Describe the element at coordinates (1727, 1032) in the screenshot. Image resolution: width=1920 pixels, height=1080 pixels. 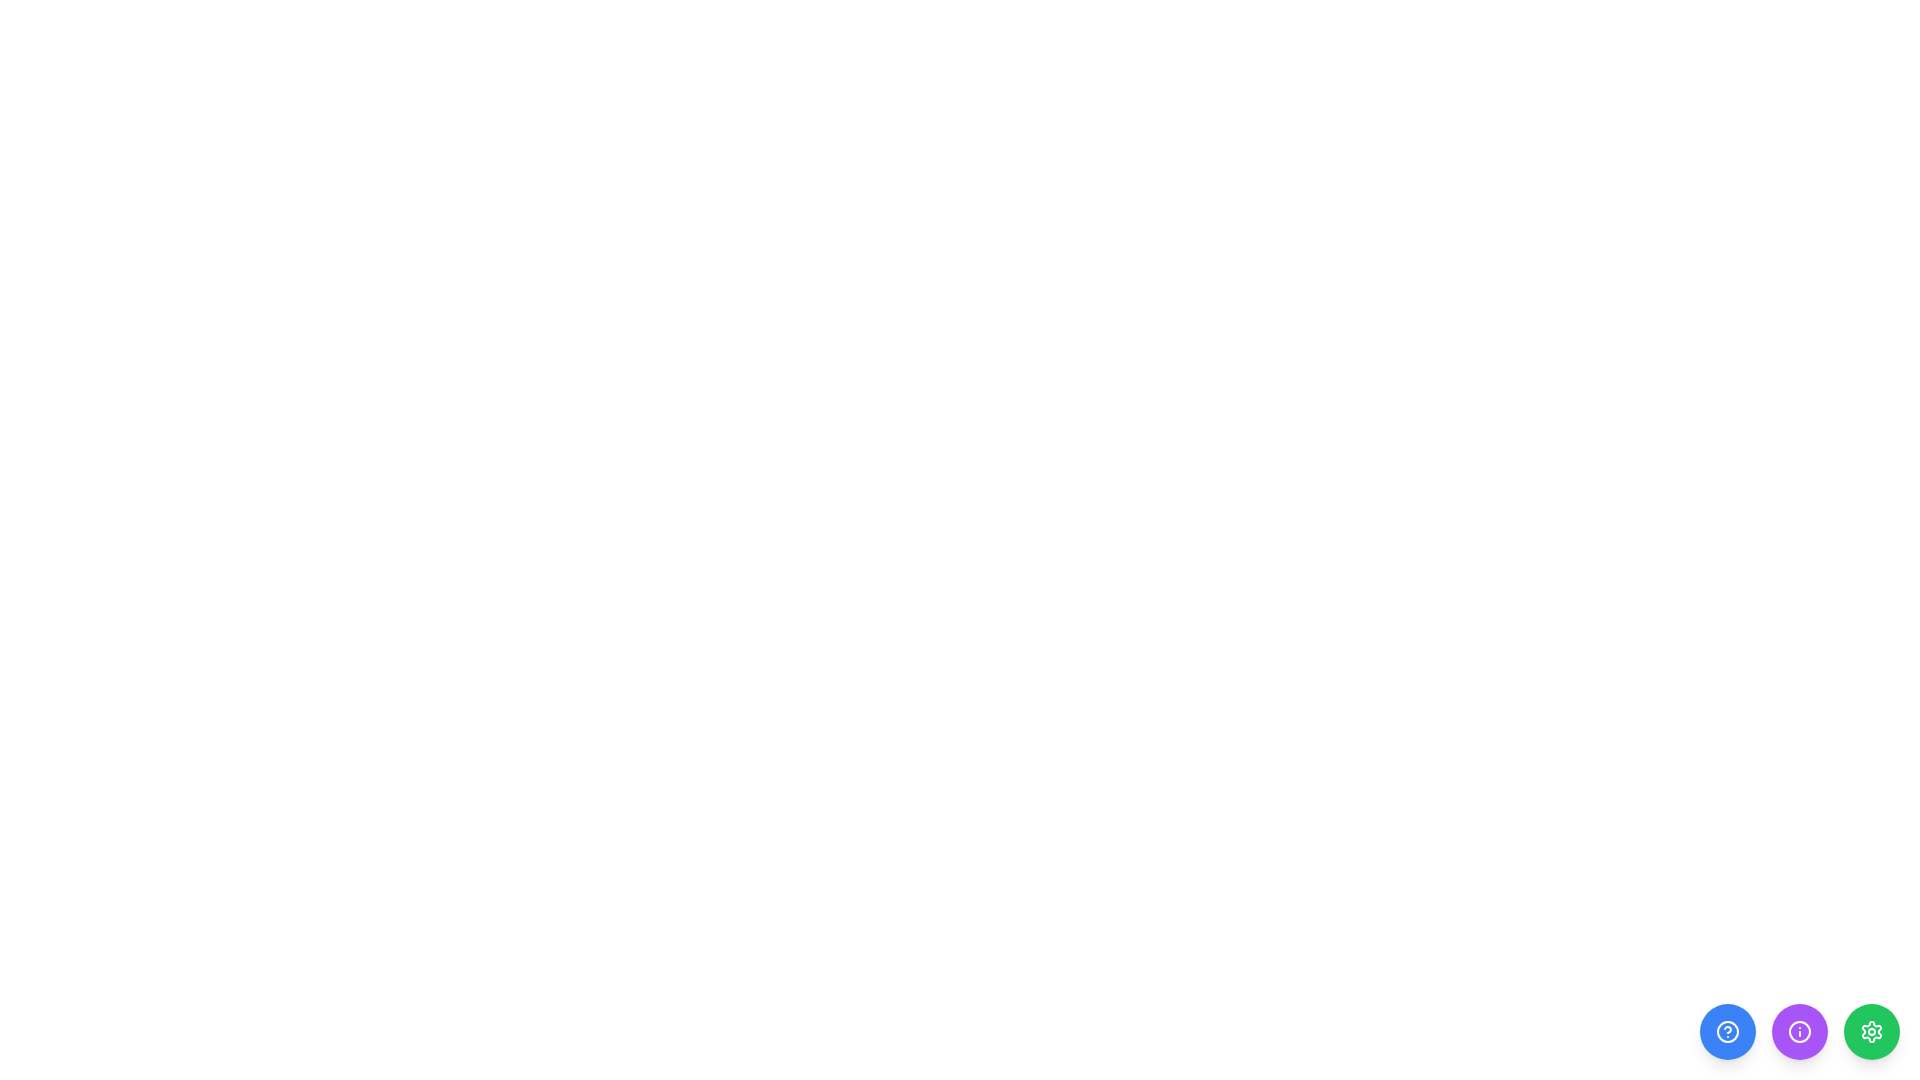
I see `the help icon located at the bottom right corner of the interface` at that location.